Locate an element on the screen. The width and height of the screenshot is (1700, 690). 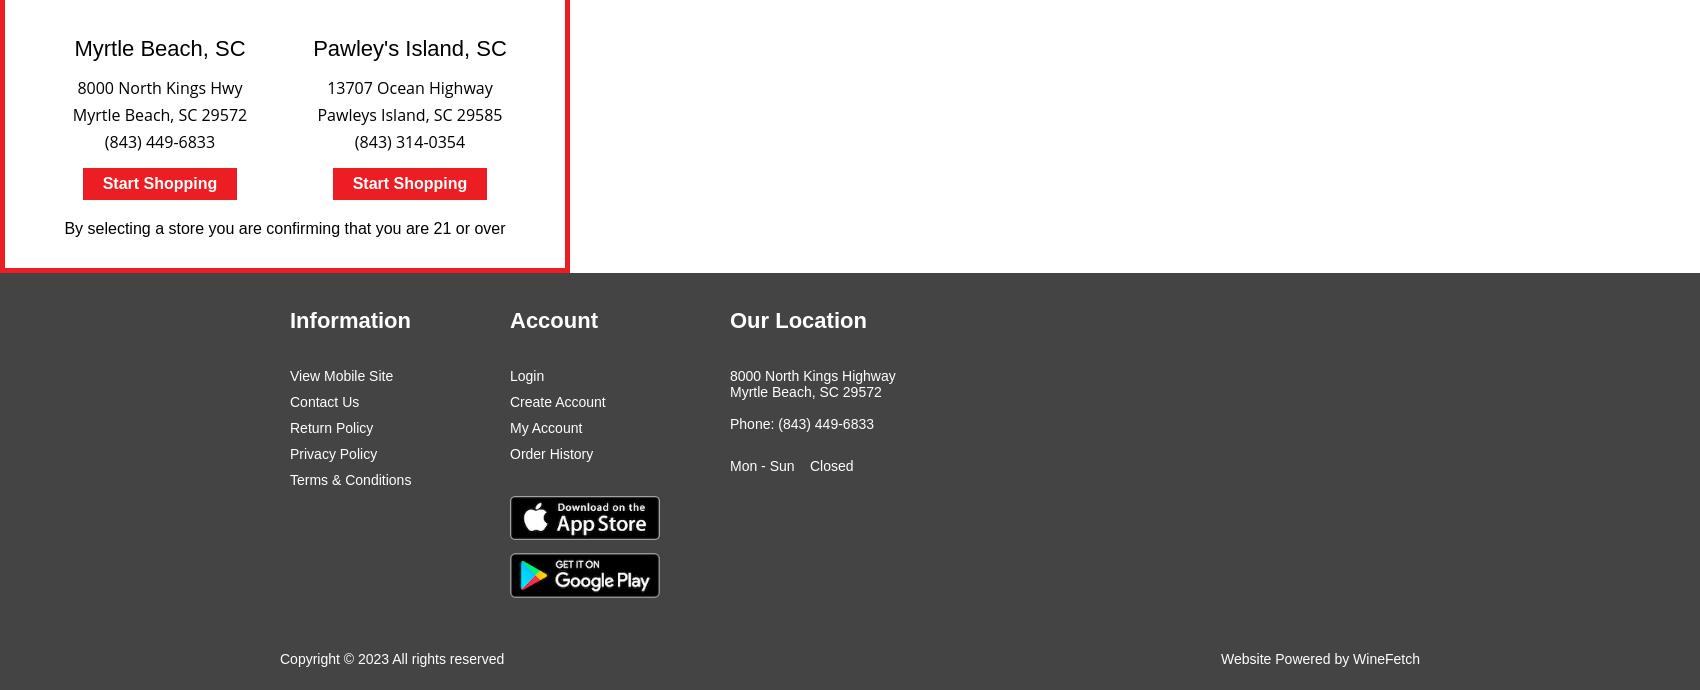
'Website Powered by' is located at coordinates (1287, 656).